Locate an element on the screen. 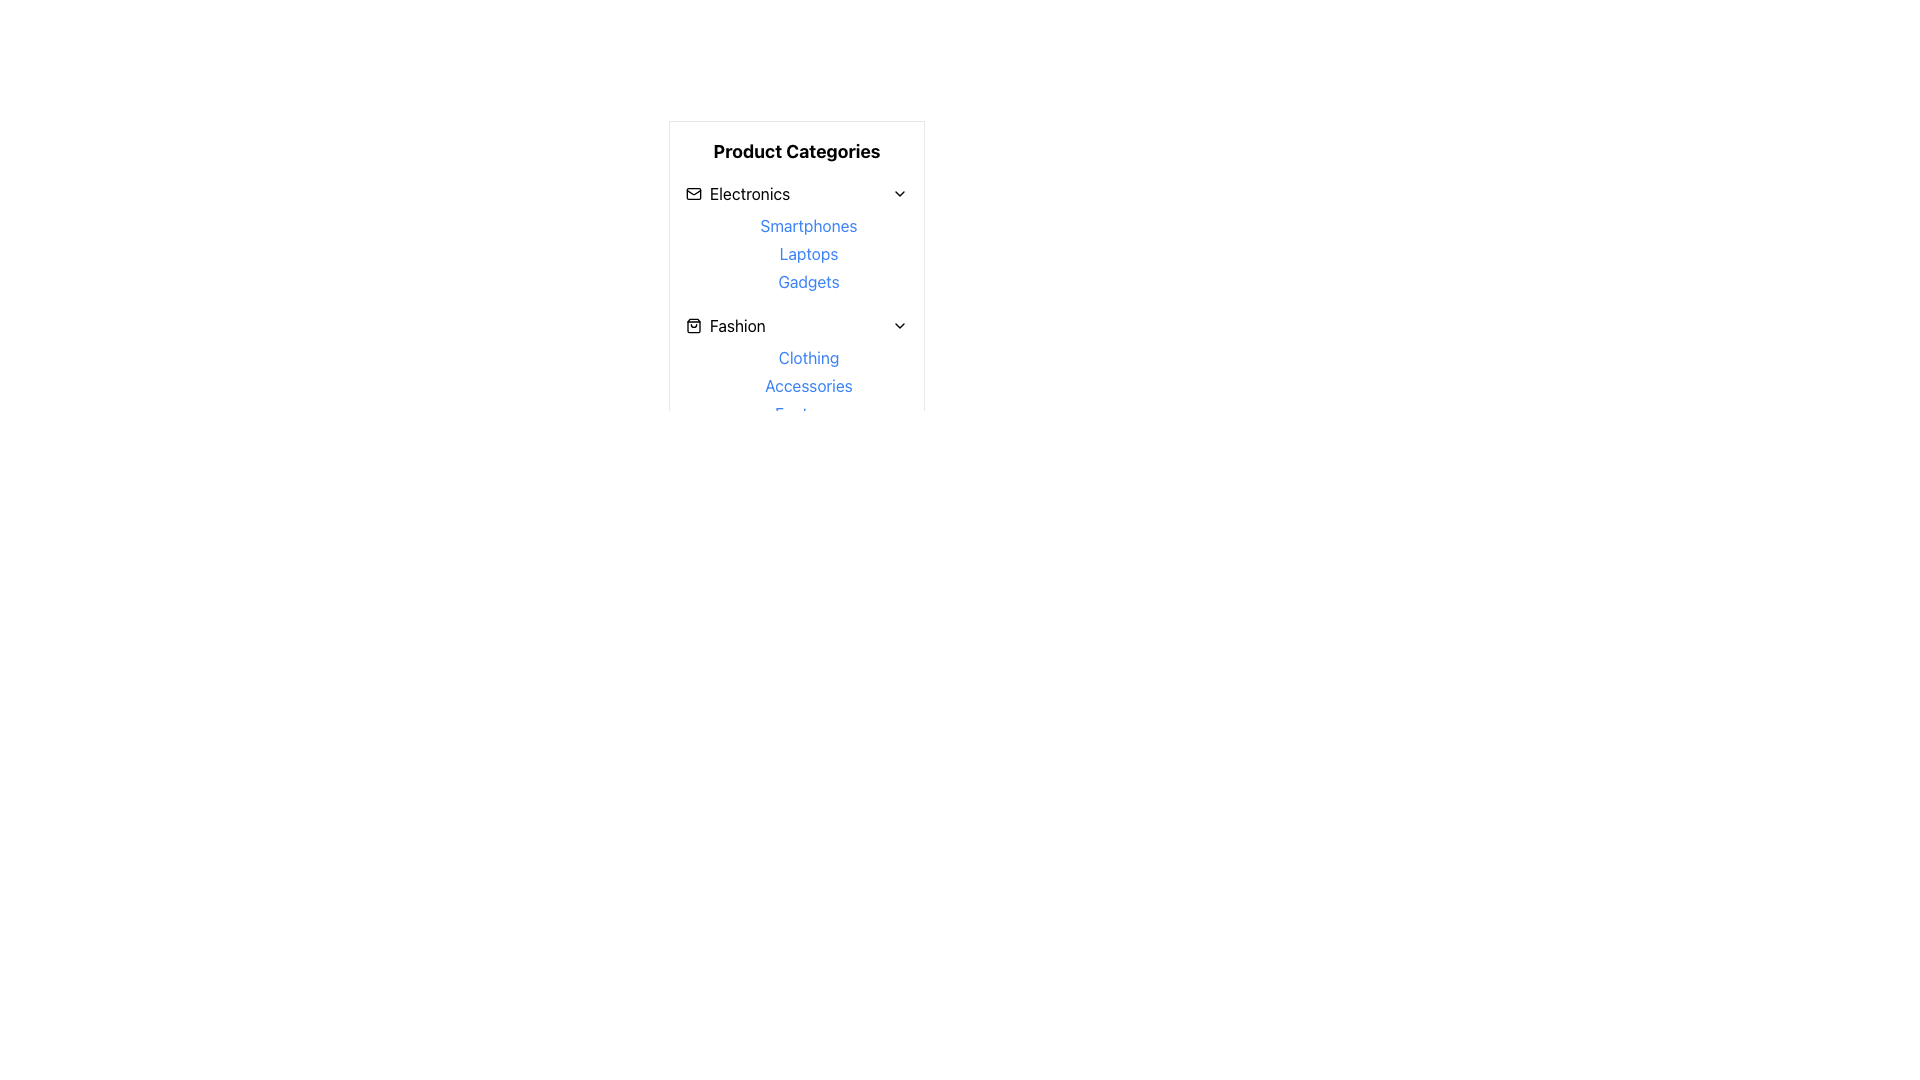 Image resolution: width=1920 pixels, height=1080 pixels. the 'Smartphones' text label in the 'Electronics' category sidebar is located at coordinates (809, 225).